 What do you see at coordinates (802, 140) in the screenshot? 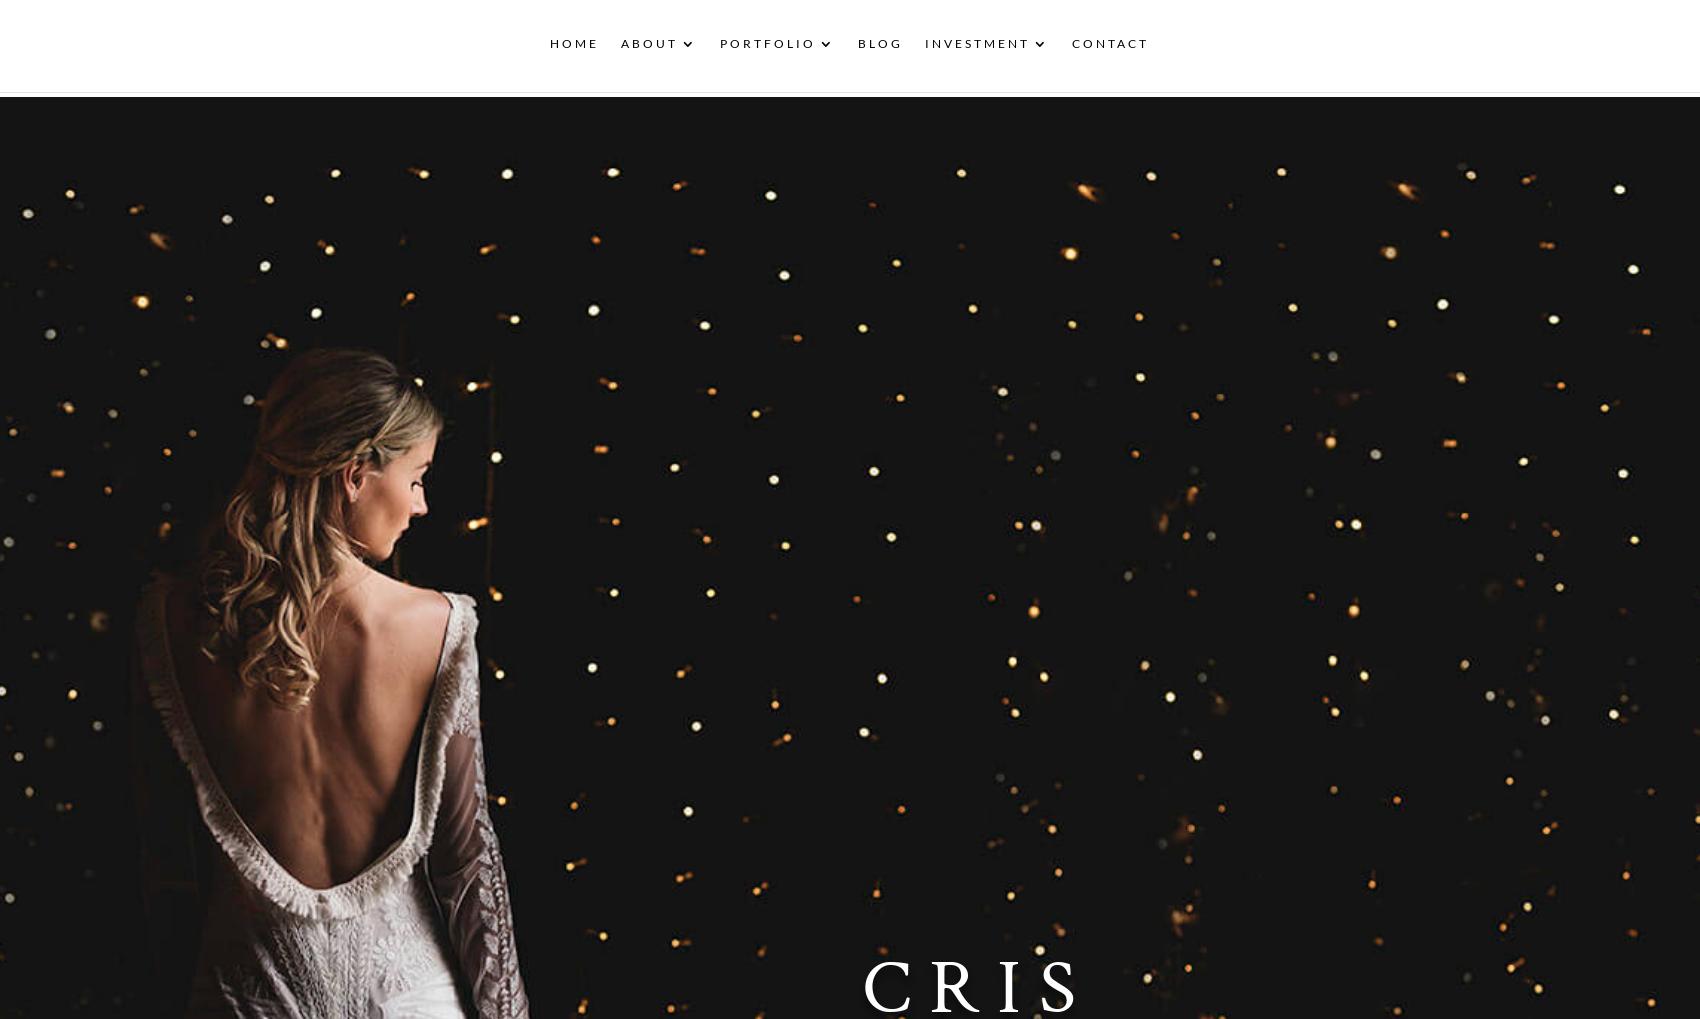
I see `'The Bride'` at bounding box center [802, 140].